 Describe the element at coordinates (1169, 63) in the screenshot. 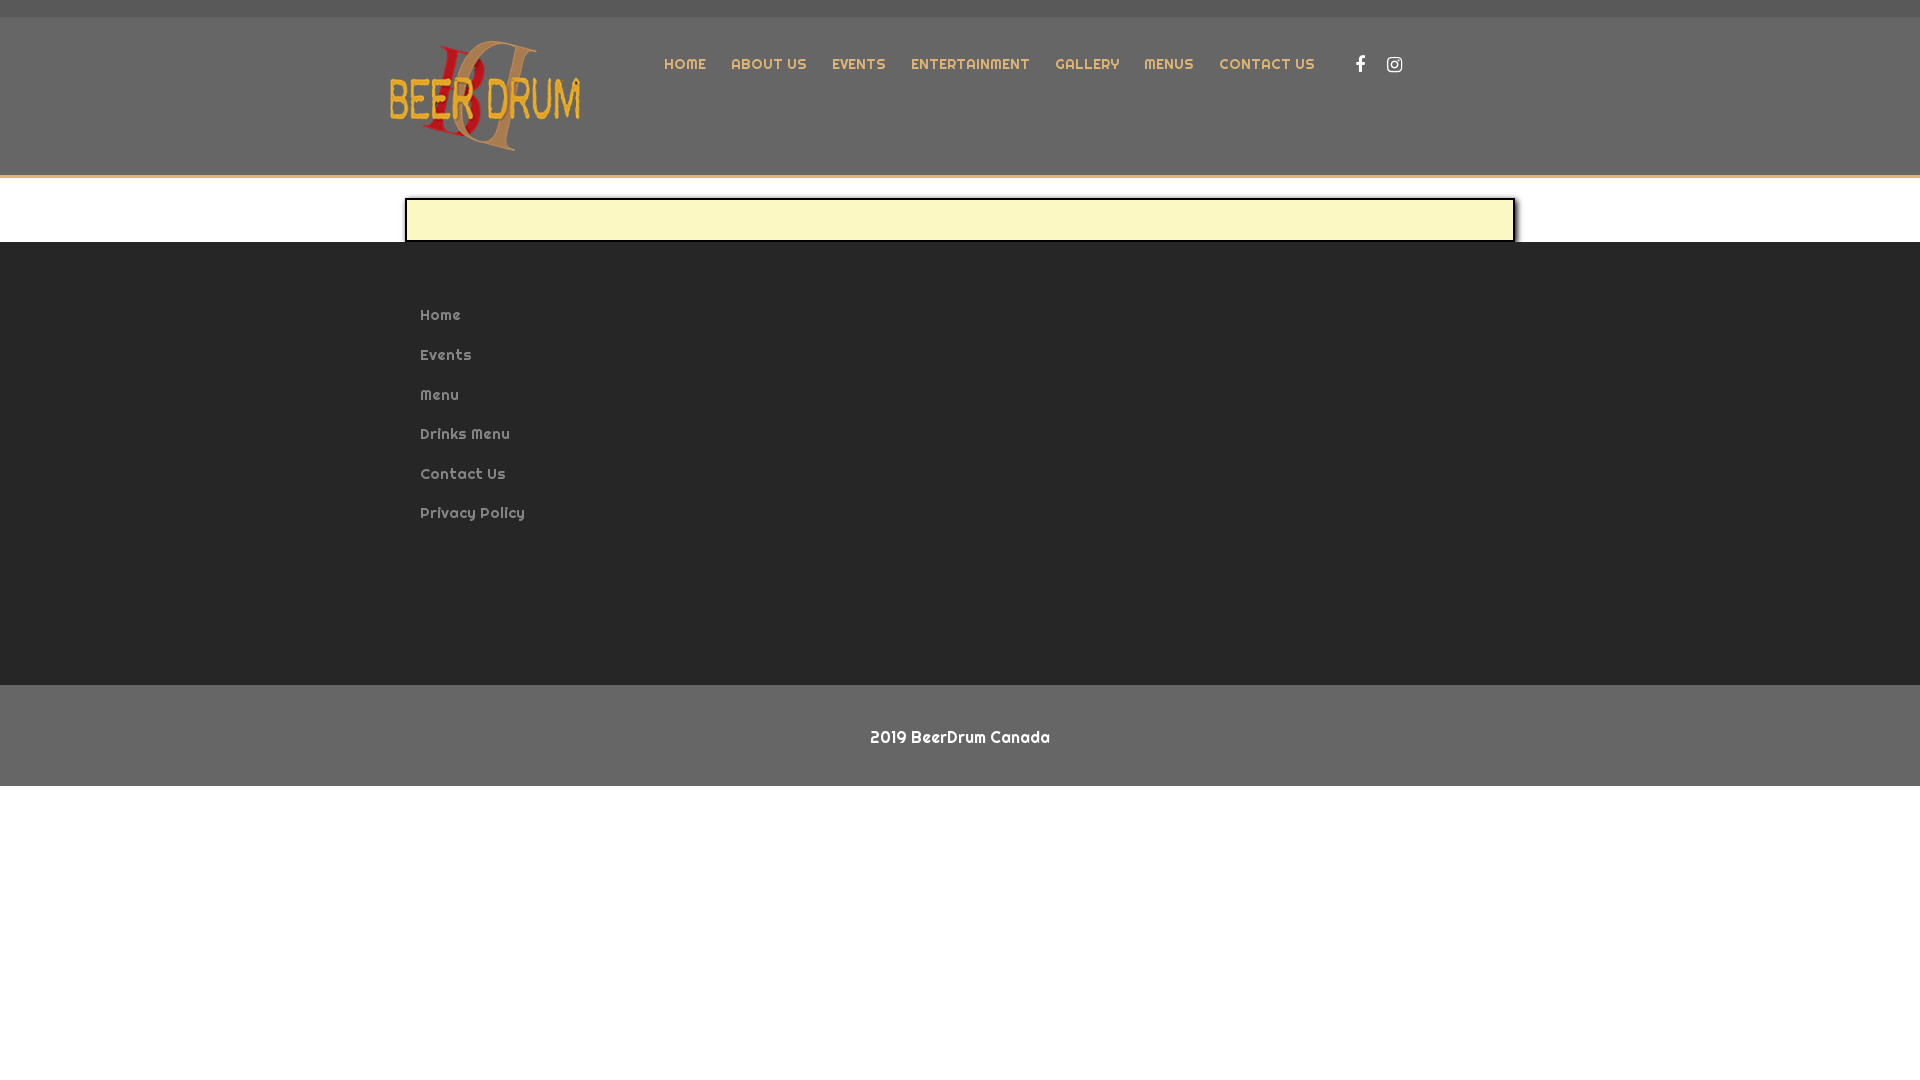

I see `'MENUS'` at that location.